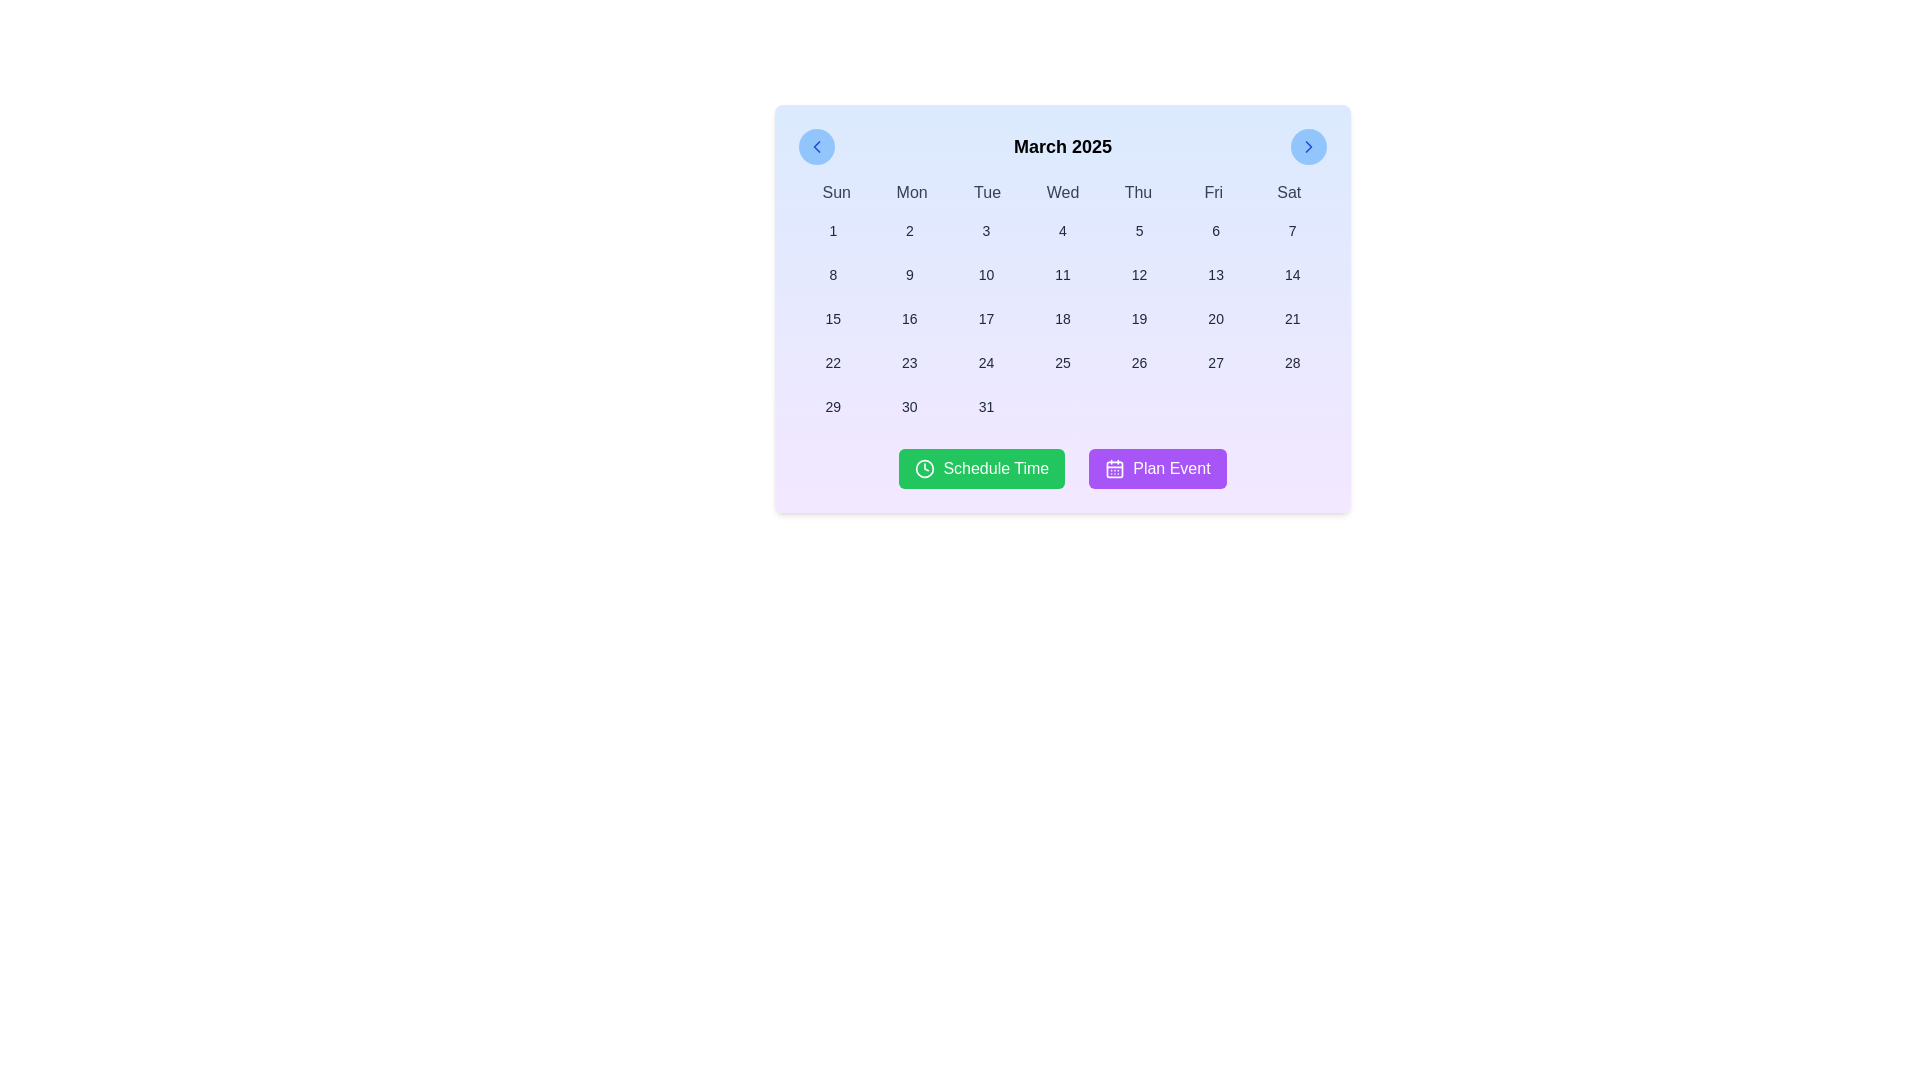  Describe the element at coordinates (1061, 145) in the screenshot. I see `the current month and year display in the calendar view, located at the top of the interface above the grid of days` at that location.